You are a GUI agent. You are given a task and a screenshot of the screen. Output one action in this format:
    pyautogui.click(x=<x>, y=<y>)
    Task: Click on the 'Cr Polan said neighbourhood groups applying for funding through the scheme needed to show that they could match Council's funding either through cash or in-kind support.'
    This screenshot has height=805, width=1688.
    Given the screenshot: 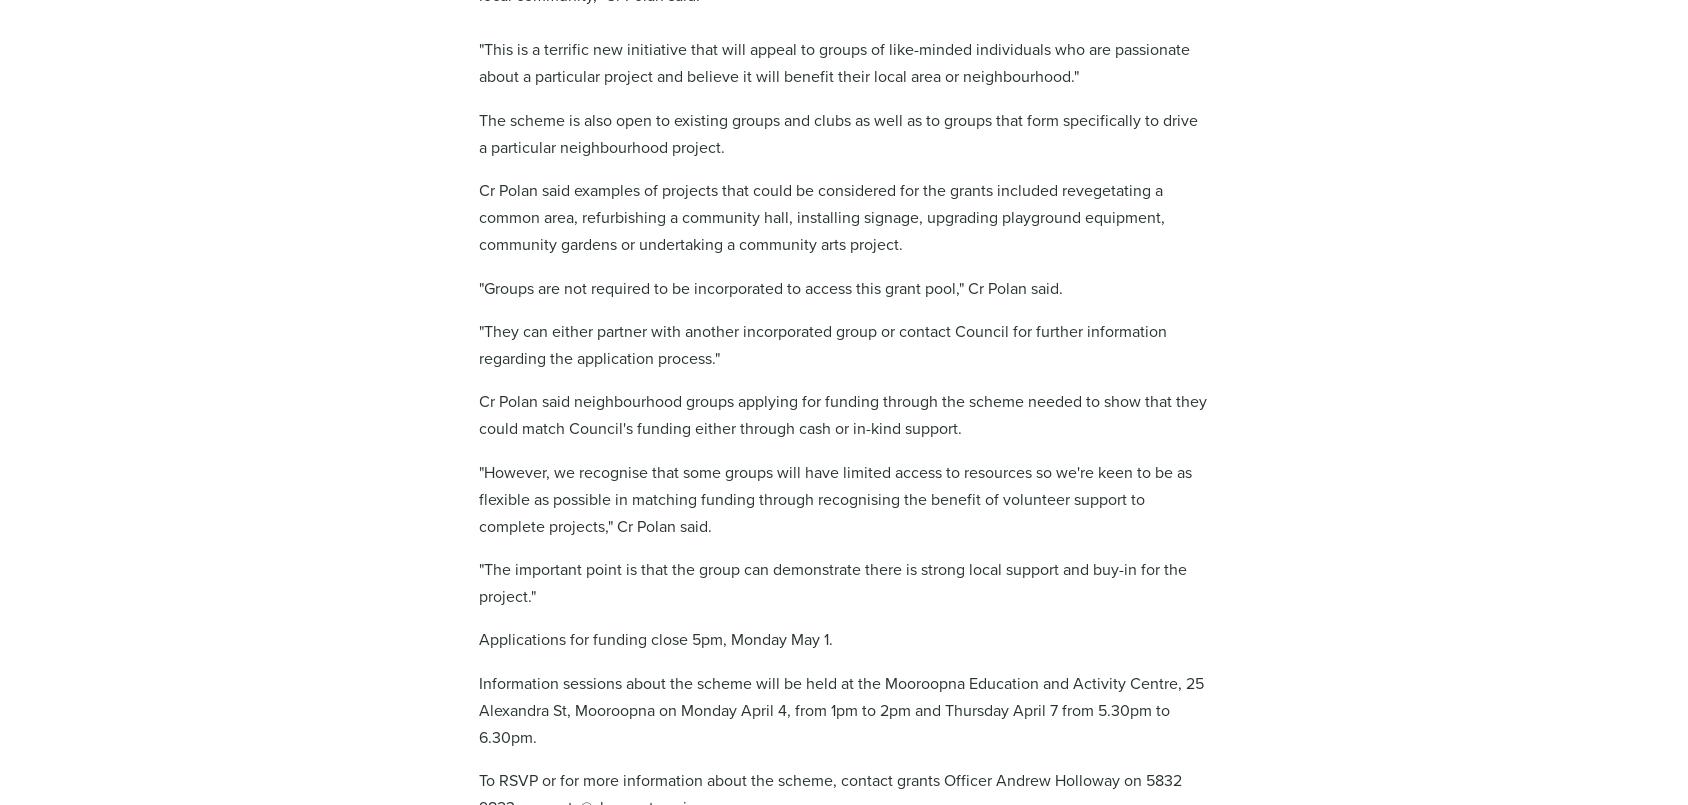 What is the action you would take?
    pyautogui.click(x=841, y=414)
    